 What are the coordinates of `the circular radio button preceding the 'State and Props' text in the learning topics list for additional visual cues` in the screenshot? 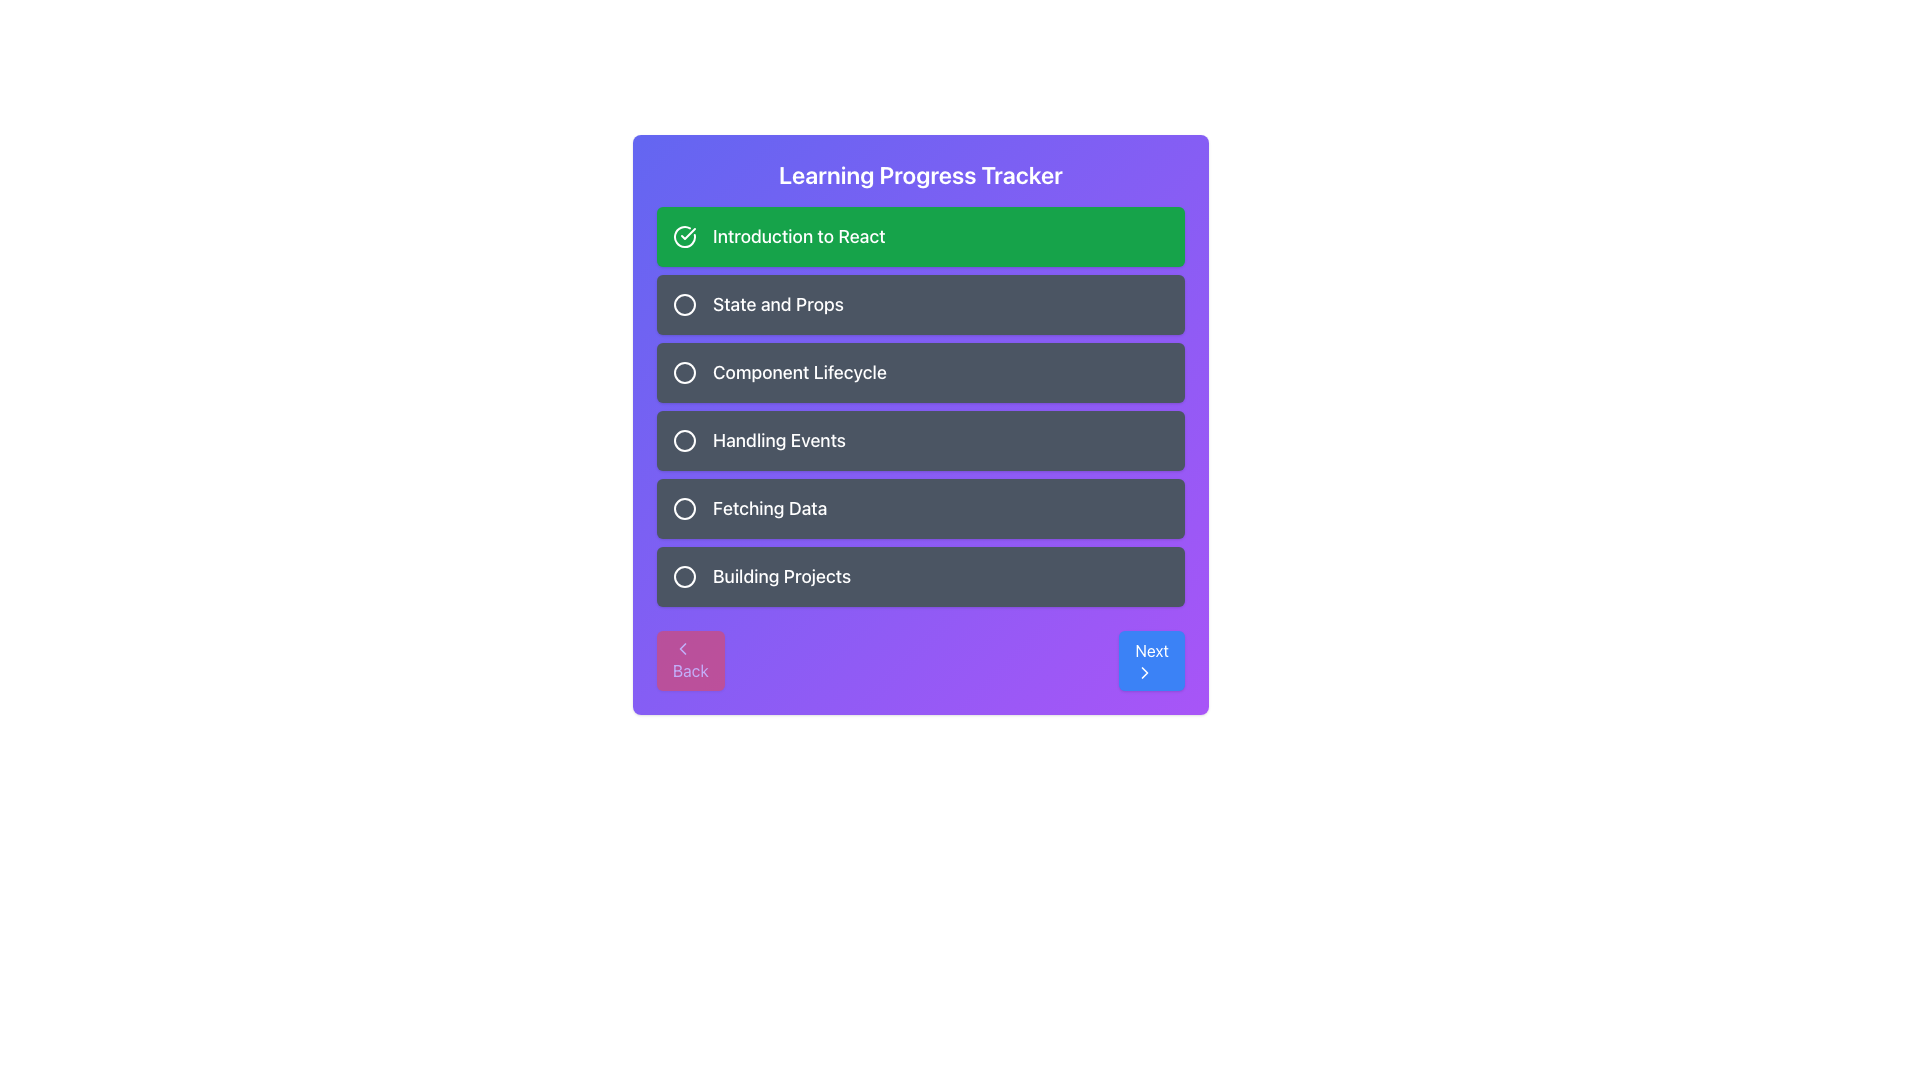 It's located at (685, 304).